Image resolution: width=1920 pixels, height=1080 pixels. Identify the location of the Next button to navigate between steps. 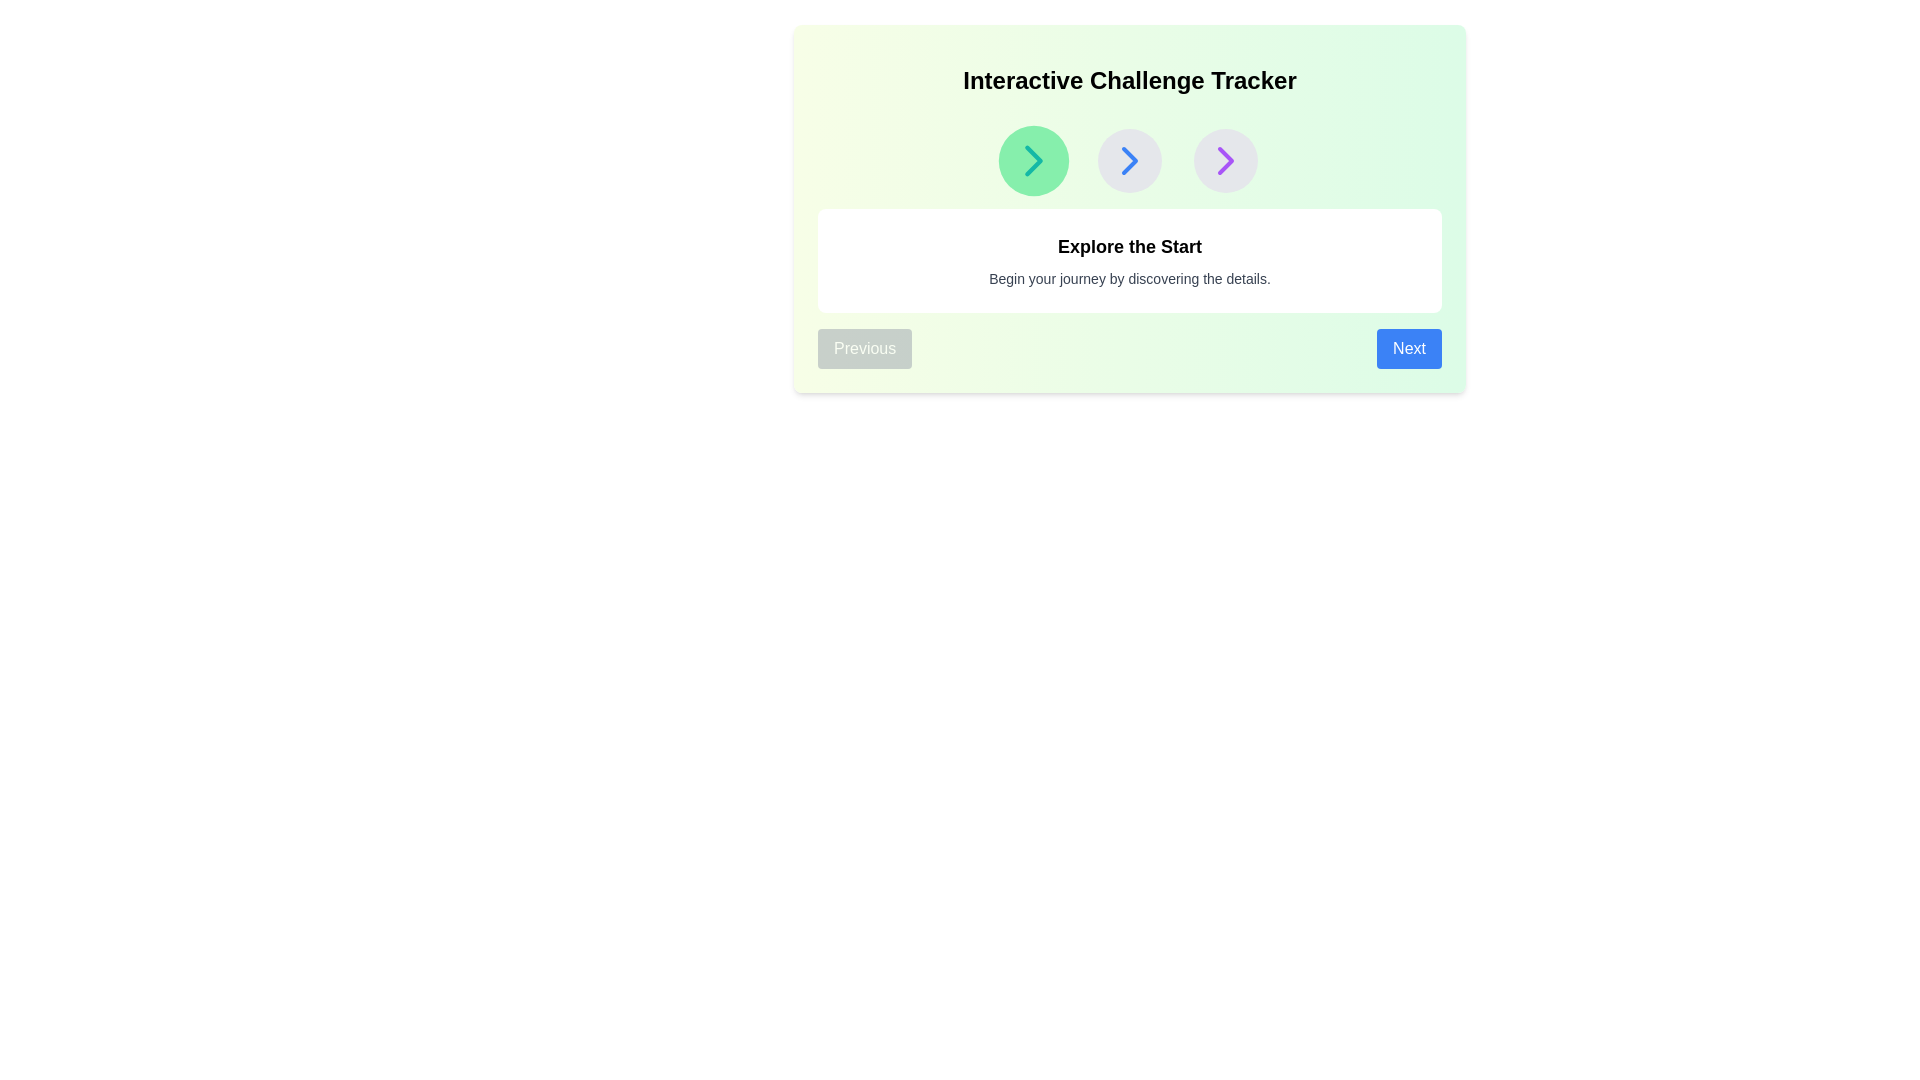
(1408, 347).